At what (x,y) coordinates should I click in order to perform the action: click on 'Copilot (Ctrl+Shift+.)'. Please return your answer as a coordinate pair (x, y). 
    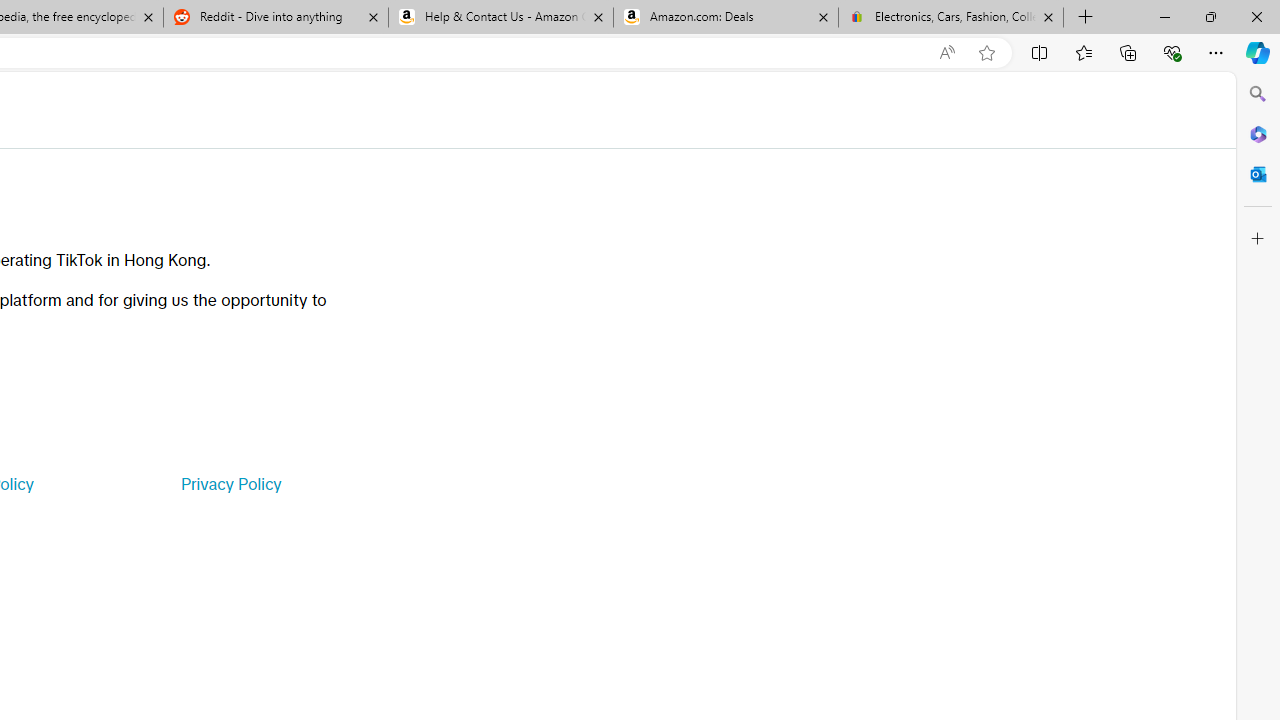
    Looking at the image, I should click on (1257, 51).